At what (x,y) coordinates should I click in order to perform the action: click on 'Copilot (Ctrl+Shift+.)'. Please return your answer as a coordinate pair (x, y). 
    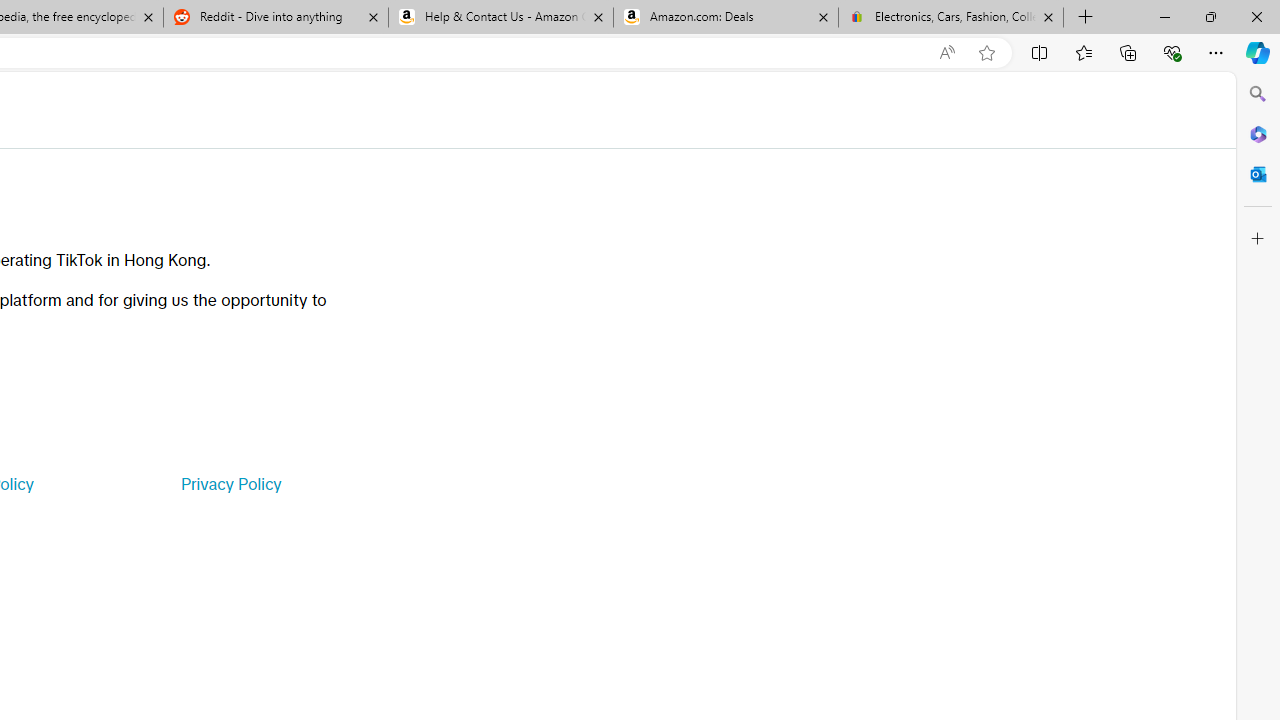
    Looking at the image, I should click on (1257, 51).